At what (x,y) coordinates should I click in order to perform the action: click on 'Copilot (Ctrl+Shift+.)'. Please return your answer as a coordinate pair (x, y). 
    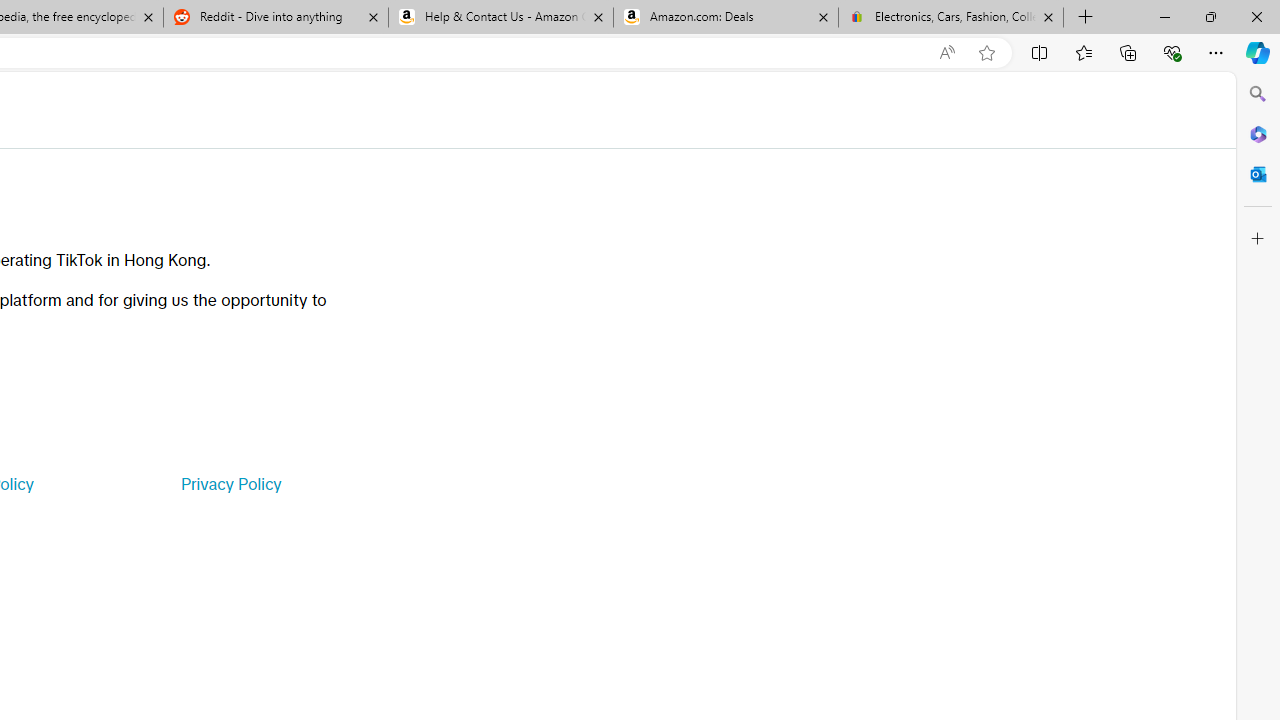
    Looking at the image, I should click on (1257, 51).